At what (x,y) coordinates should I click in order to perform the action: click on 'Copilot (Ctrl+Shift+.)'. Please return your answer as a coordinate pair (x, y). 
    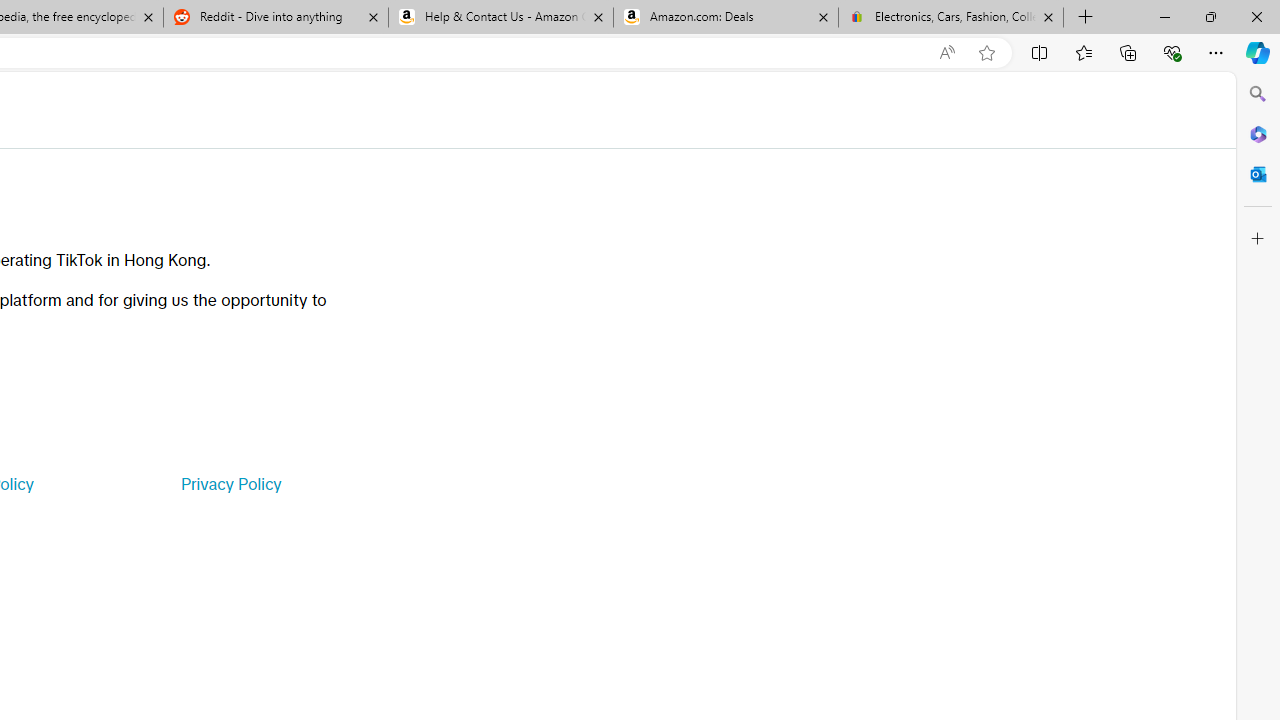
    Looking at the image, I should click on (1257, 51).